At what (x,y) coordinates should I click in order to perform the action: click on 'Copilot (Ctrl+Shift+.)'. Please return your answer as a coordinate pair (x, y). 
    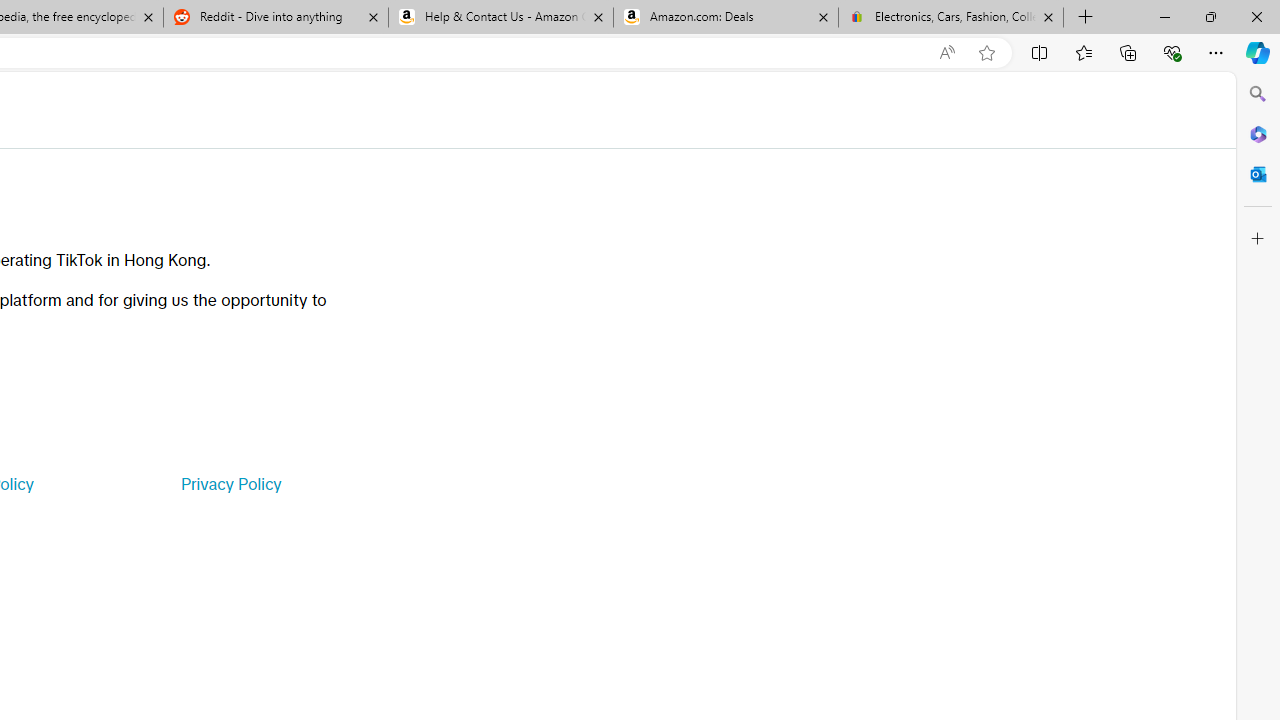
    Looking at the image, I should click on (1257, 51).